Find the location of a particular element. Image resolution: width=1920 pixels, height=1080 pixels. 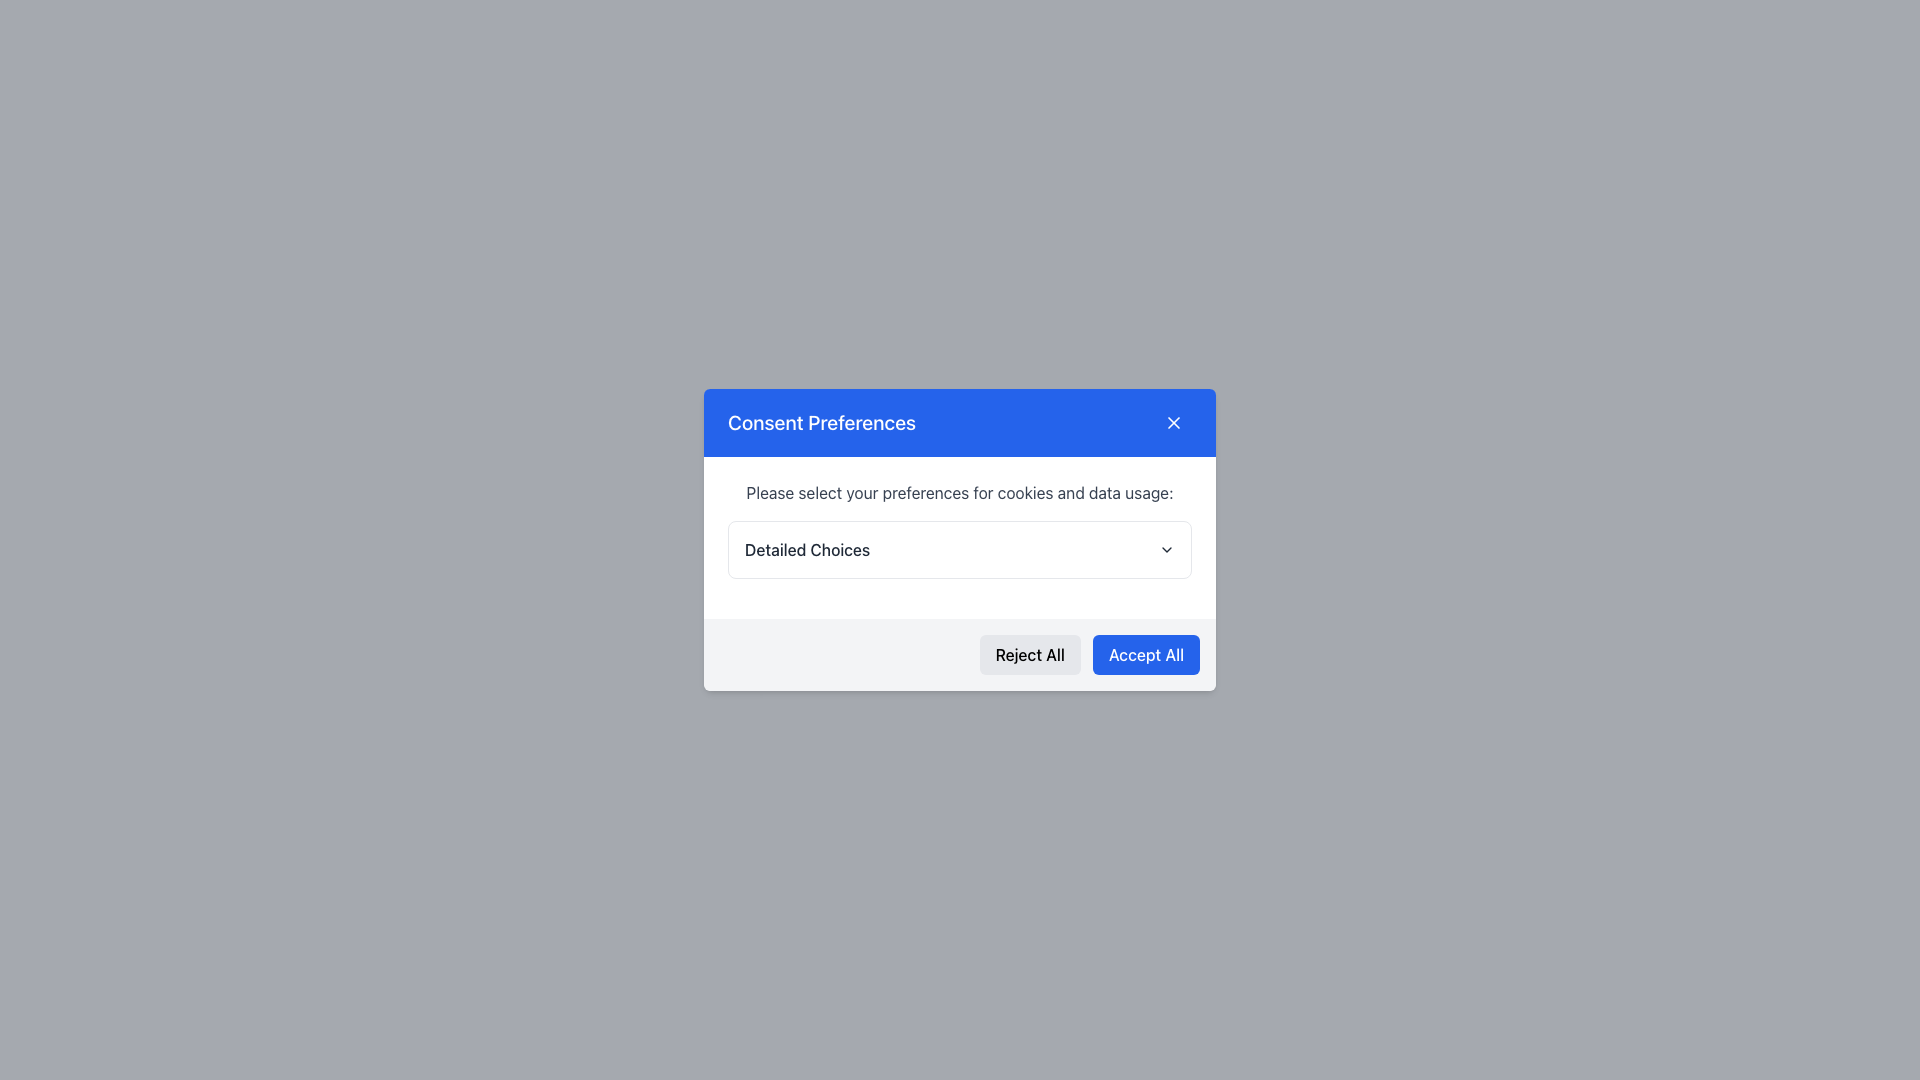

the toggle indicator icon located to the right of the 'Detailed Choices' text in the 'Consent Preferences' dialog box is located at coordinates (1166, 550).